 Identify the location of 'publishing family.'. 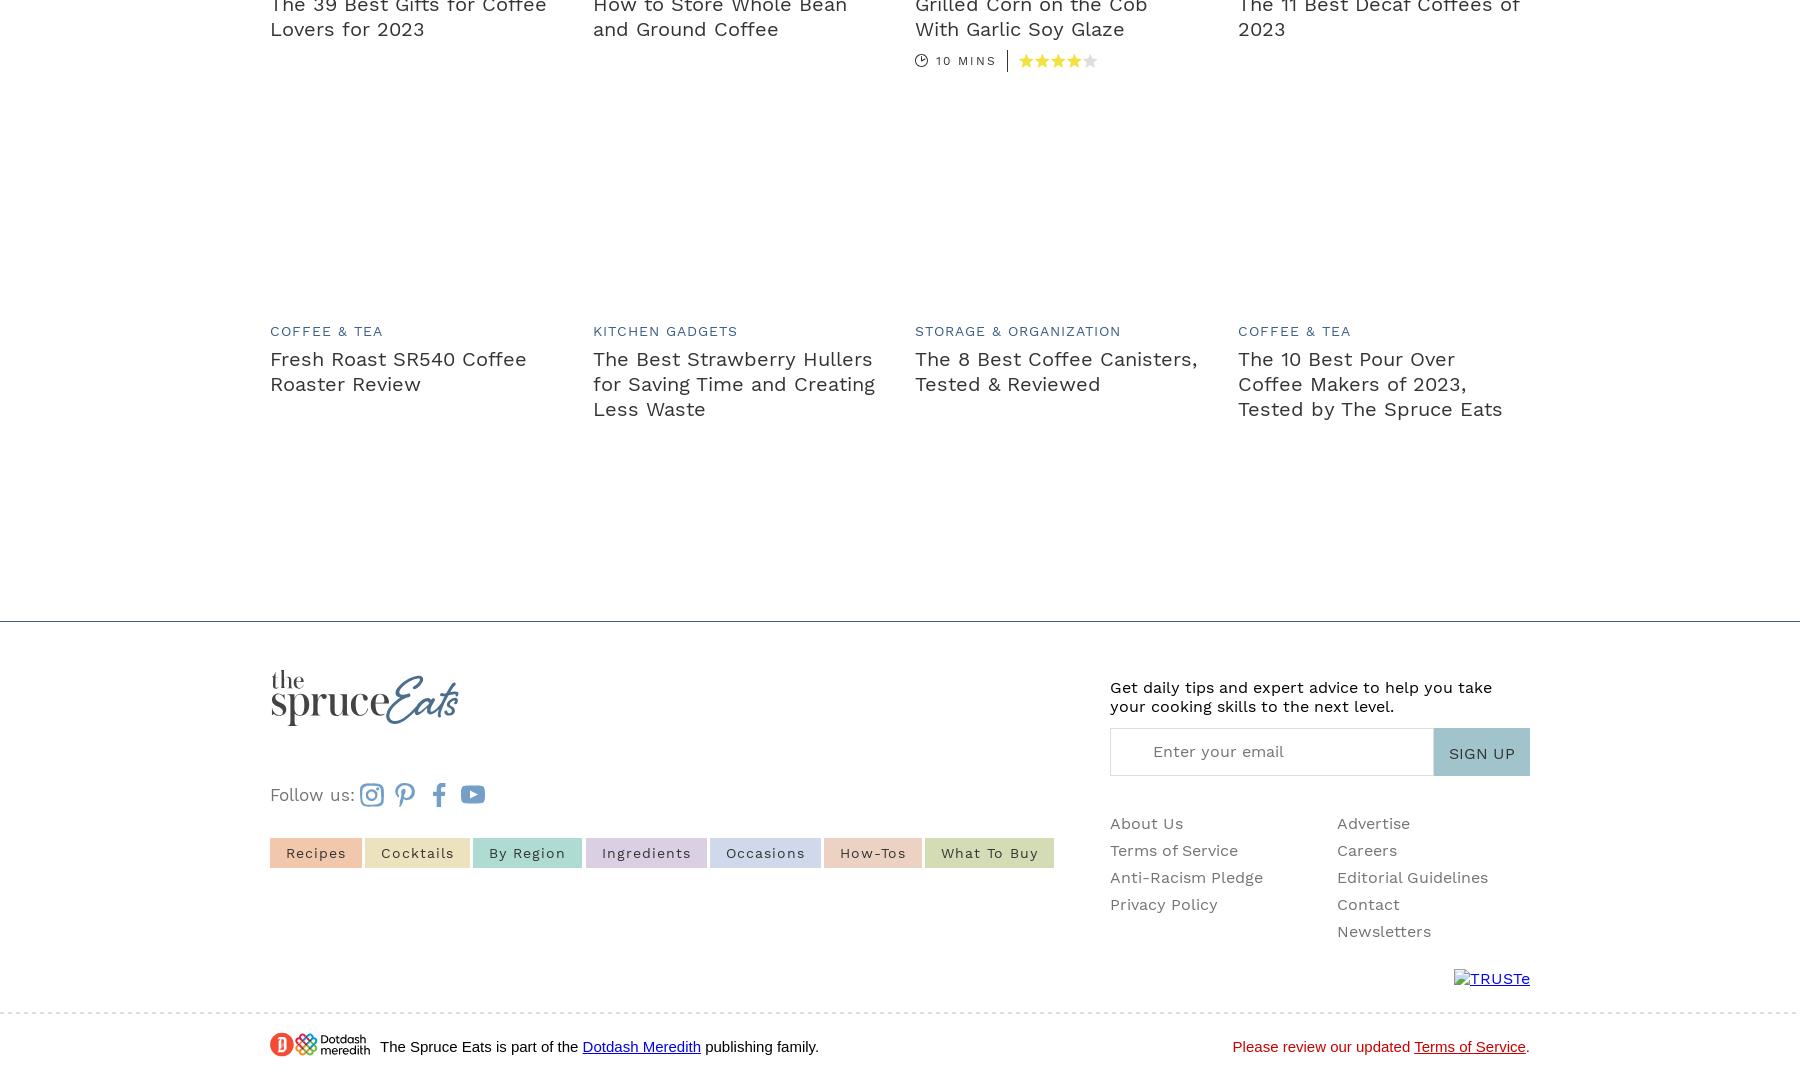
(699, 1046).